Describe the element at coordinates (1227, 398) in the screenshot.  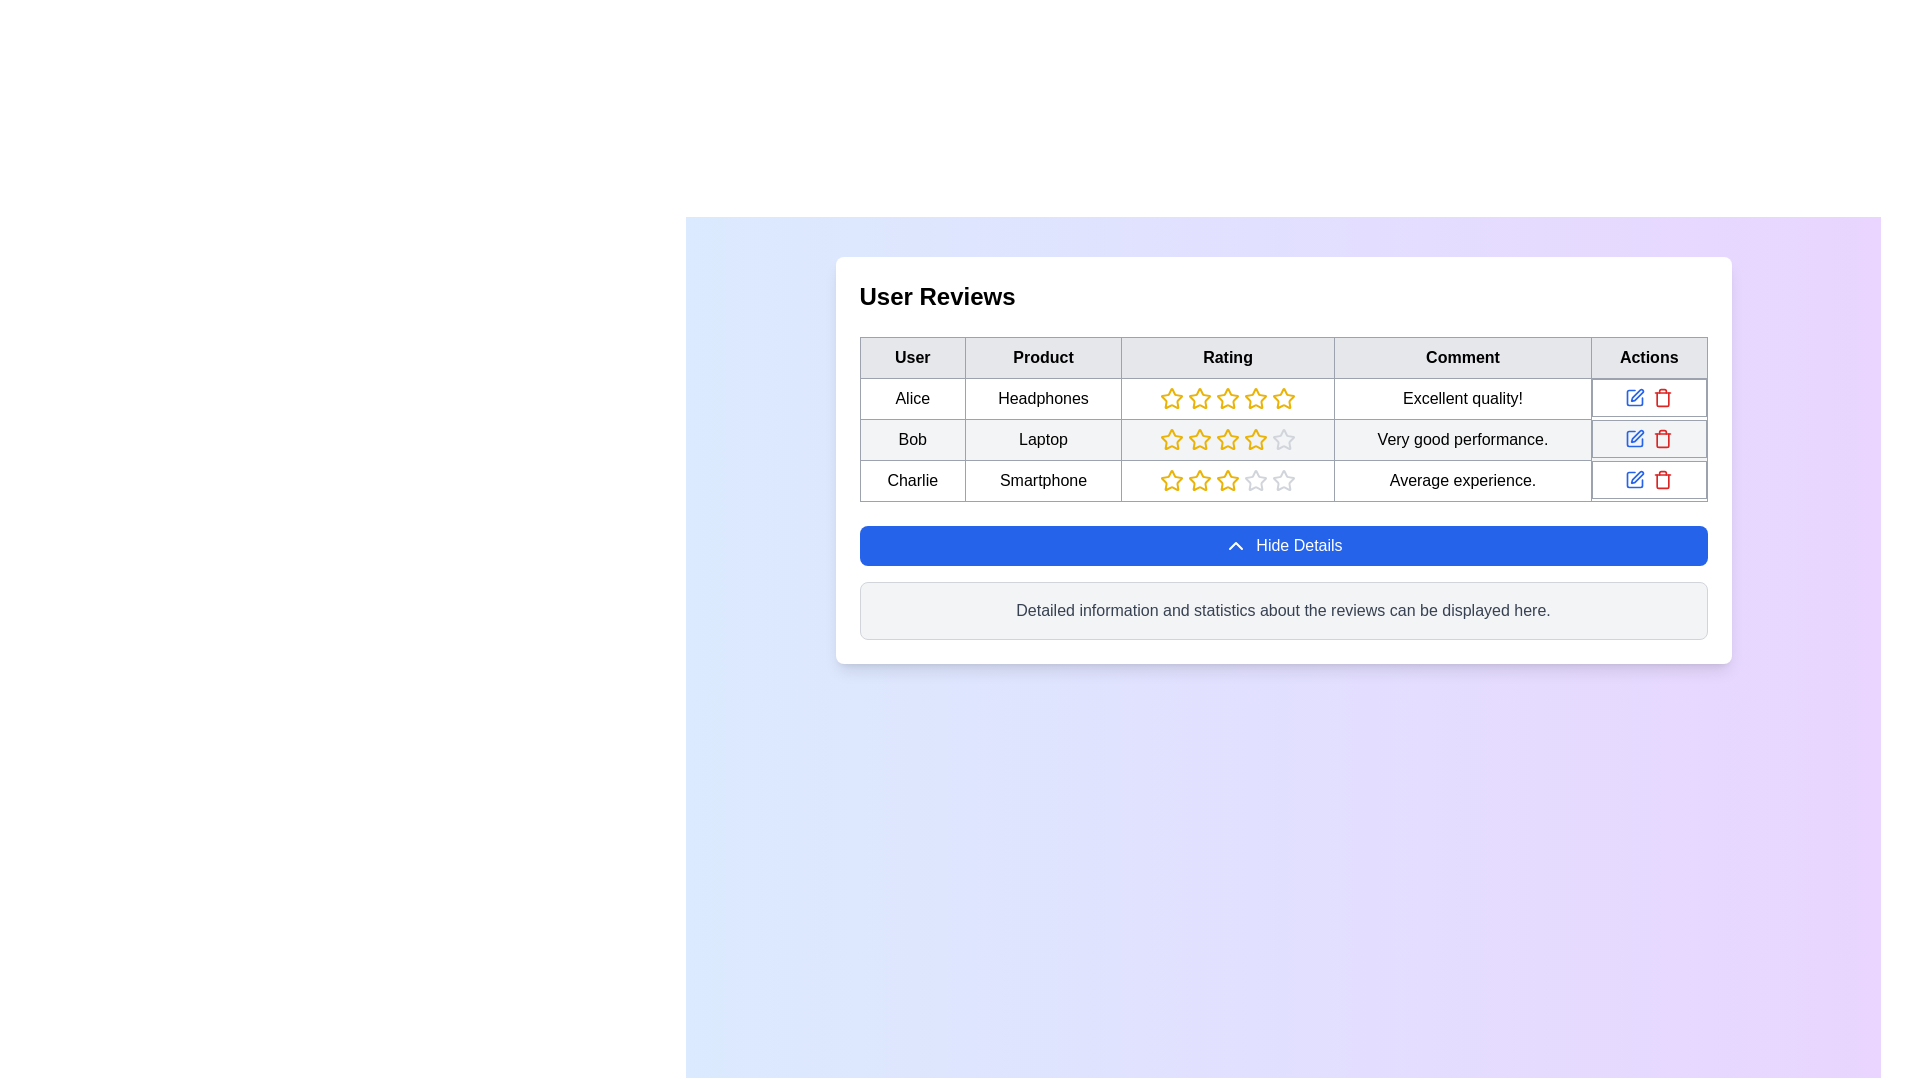
I see `the third star` at that location.